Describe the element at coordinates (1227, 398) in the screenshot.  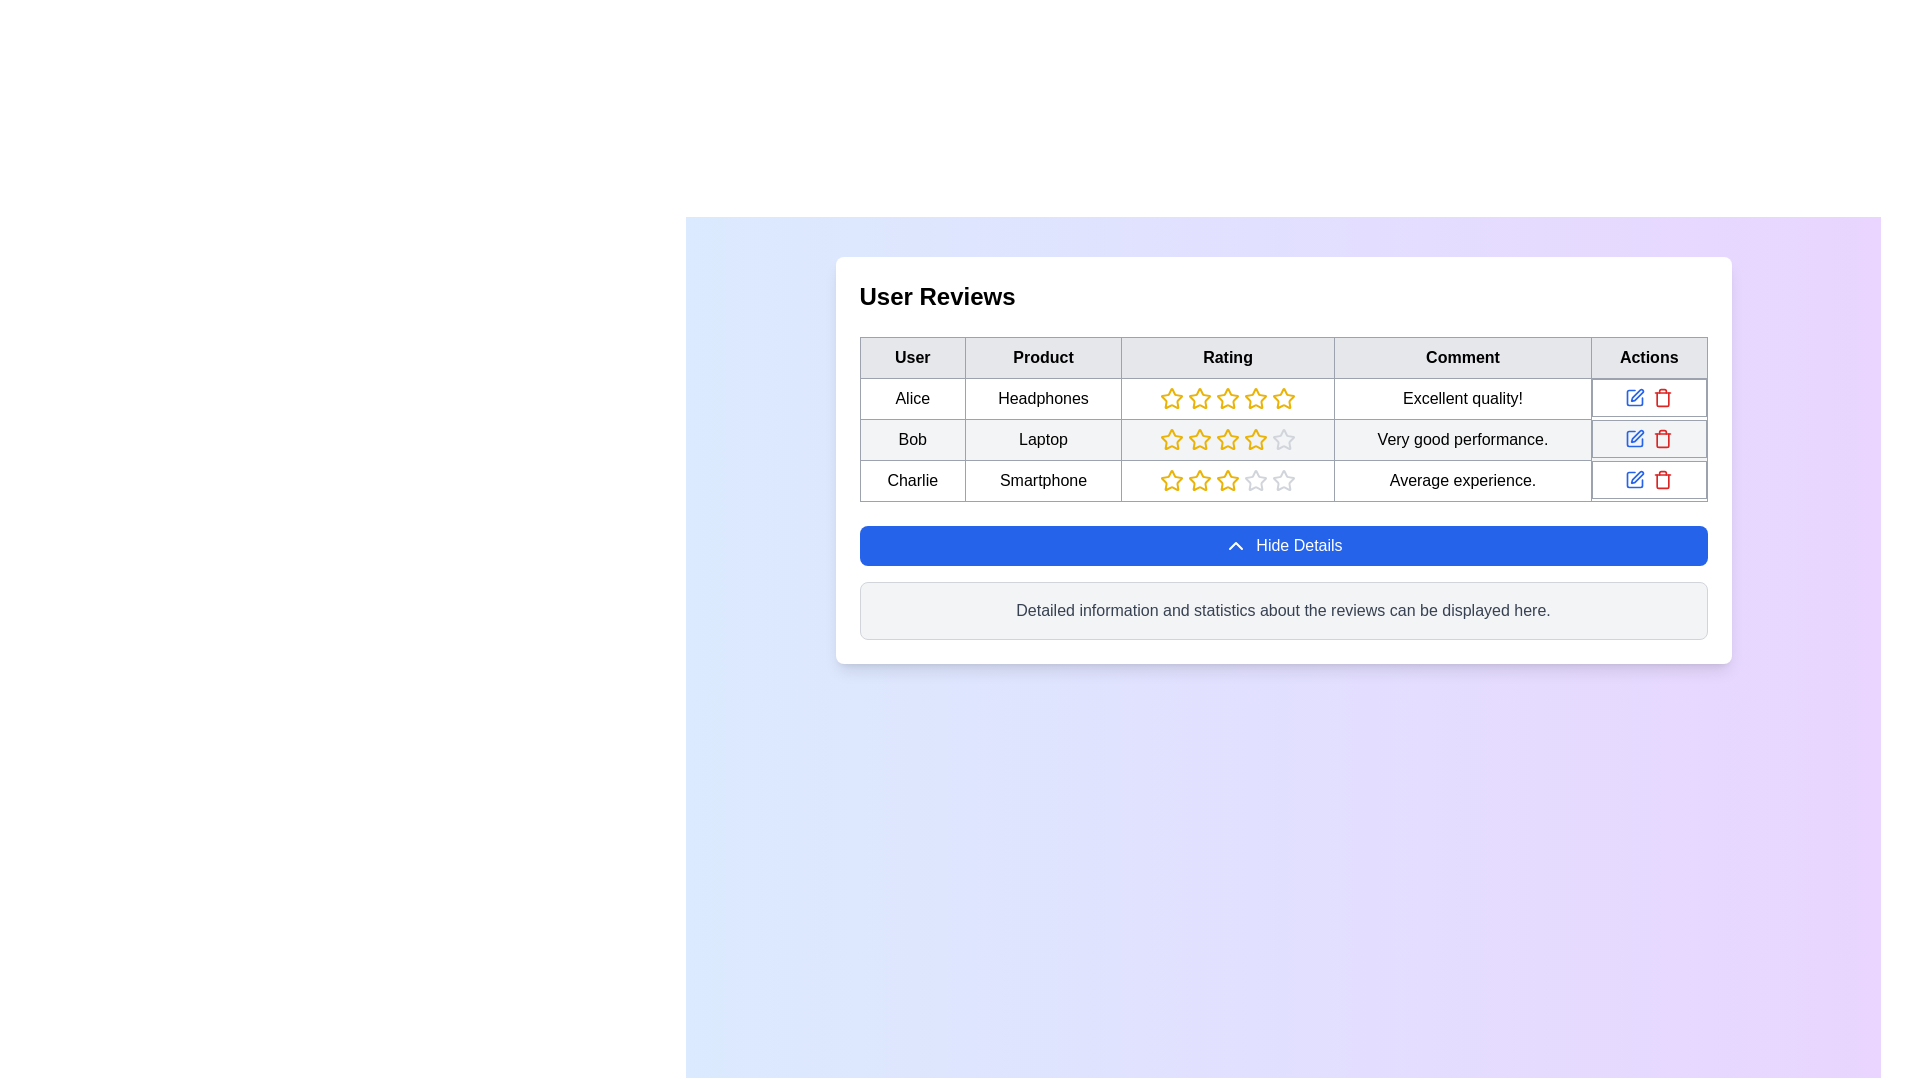
I see `the third star` at that location.